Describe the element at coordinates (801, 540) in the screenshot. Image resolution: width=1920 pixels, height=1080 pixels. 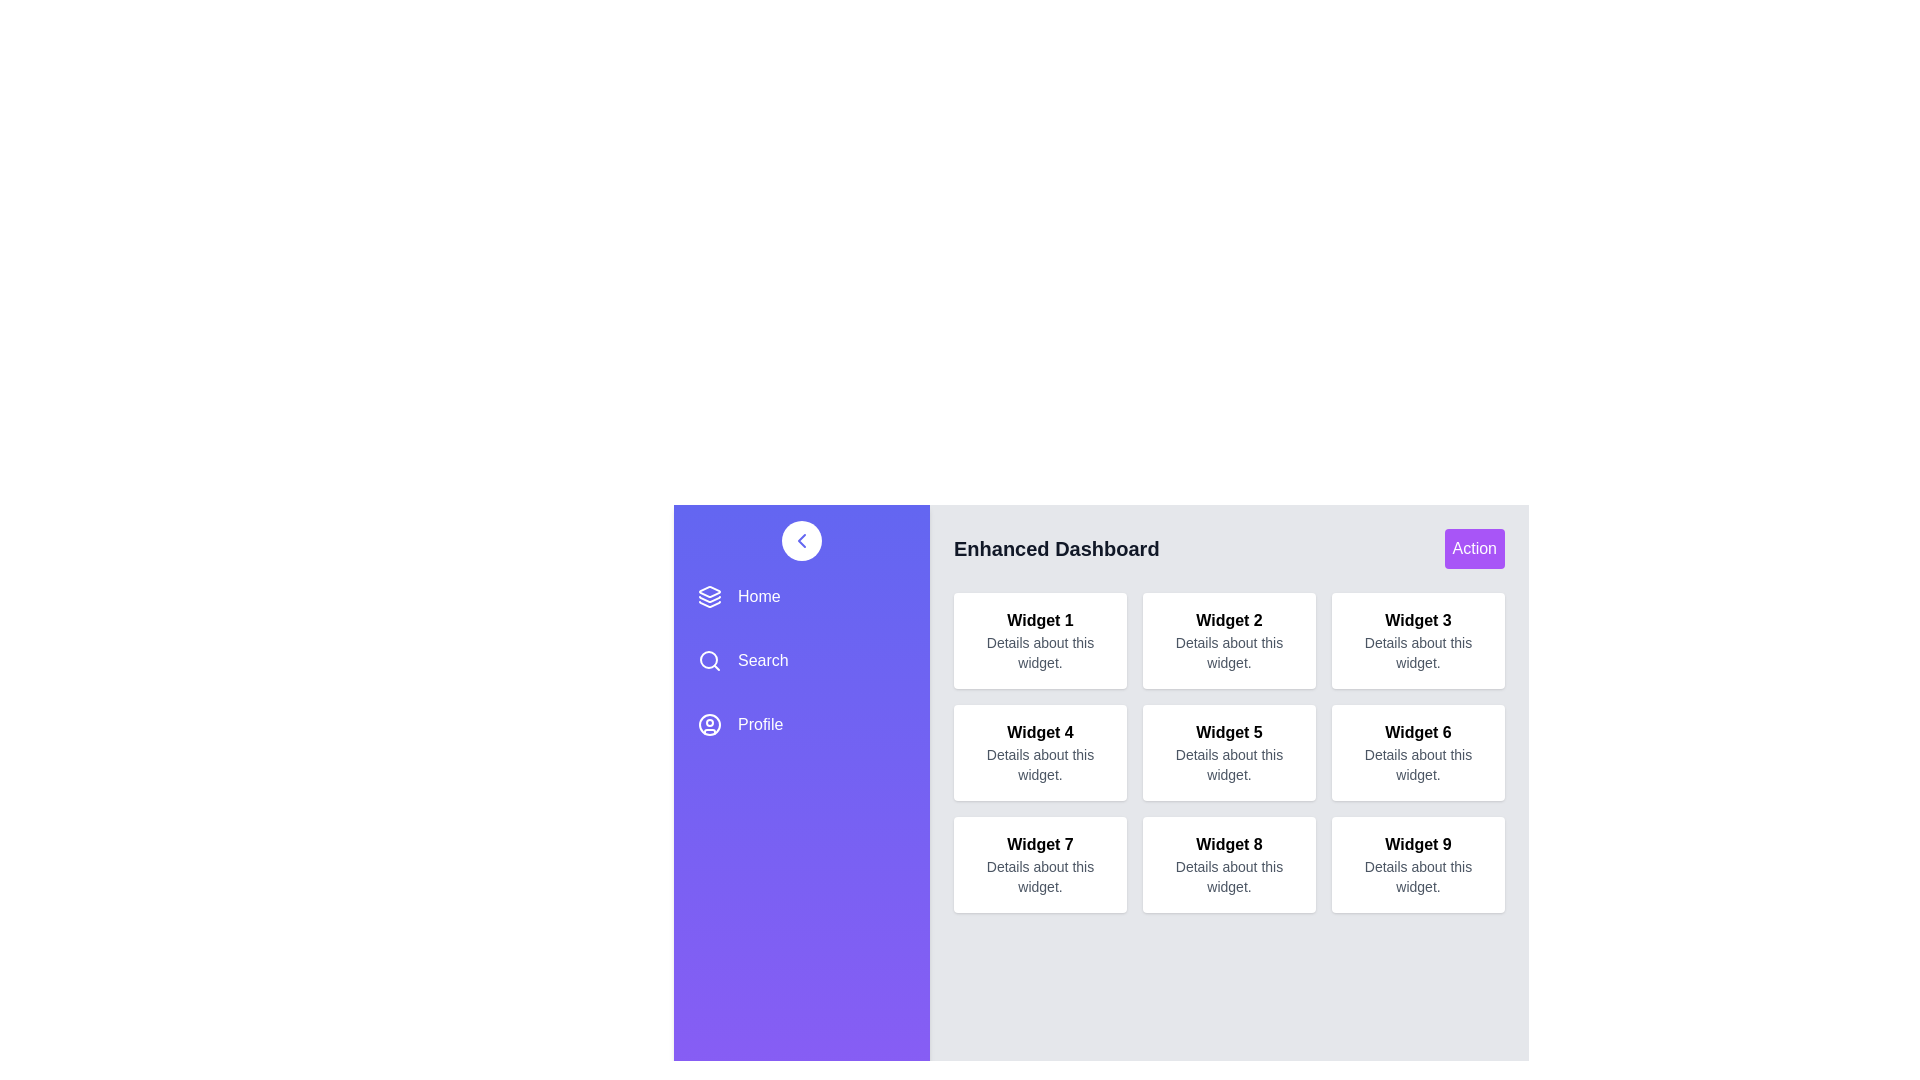
I see `the toggle button to change the drawer state` at that location.